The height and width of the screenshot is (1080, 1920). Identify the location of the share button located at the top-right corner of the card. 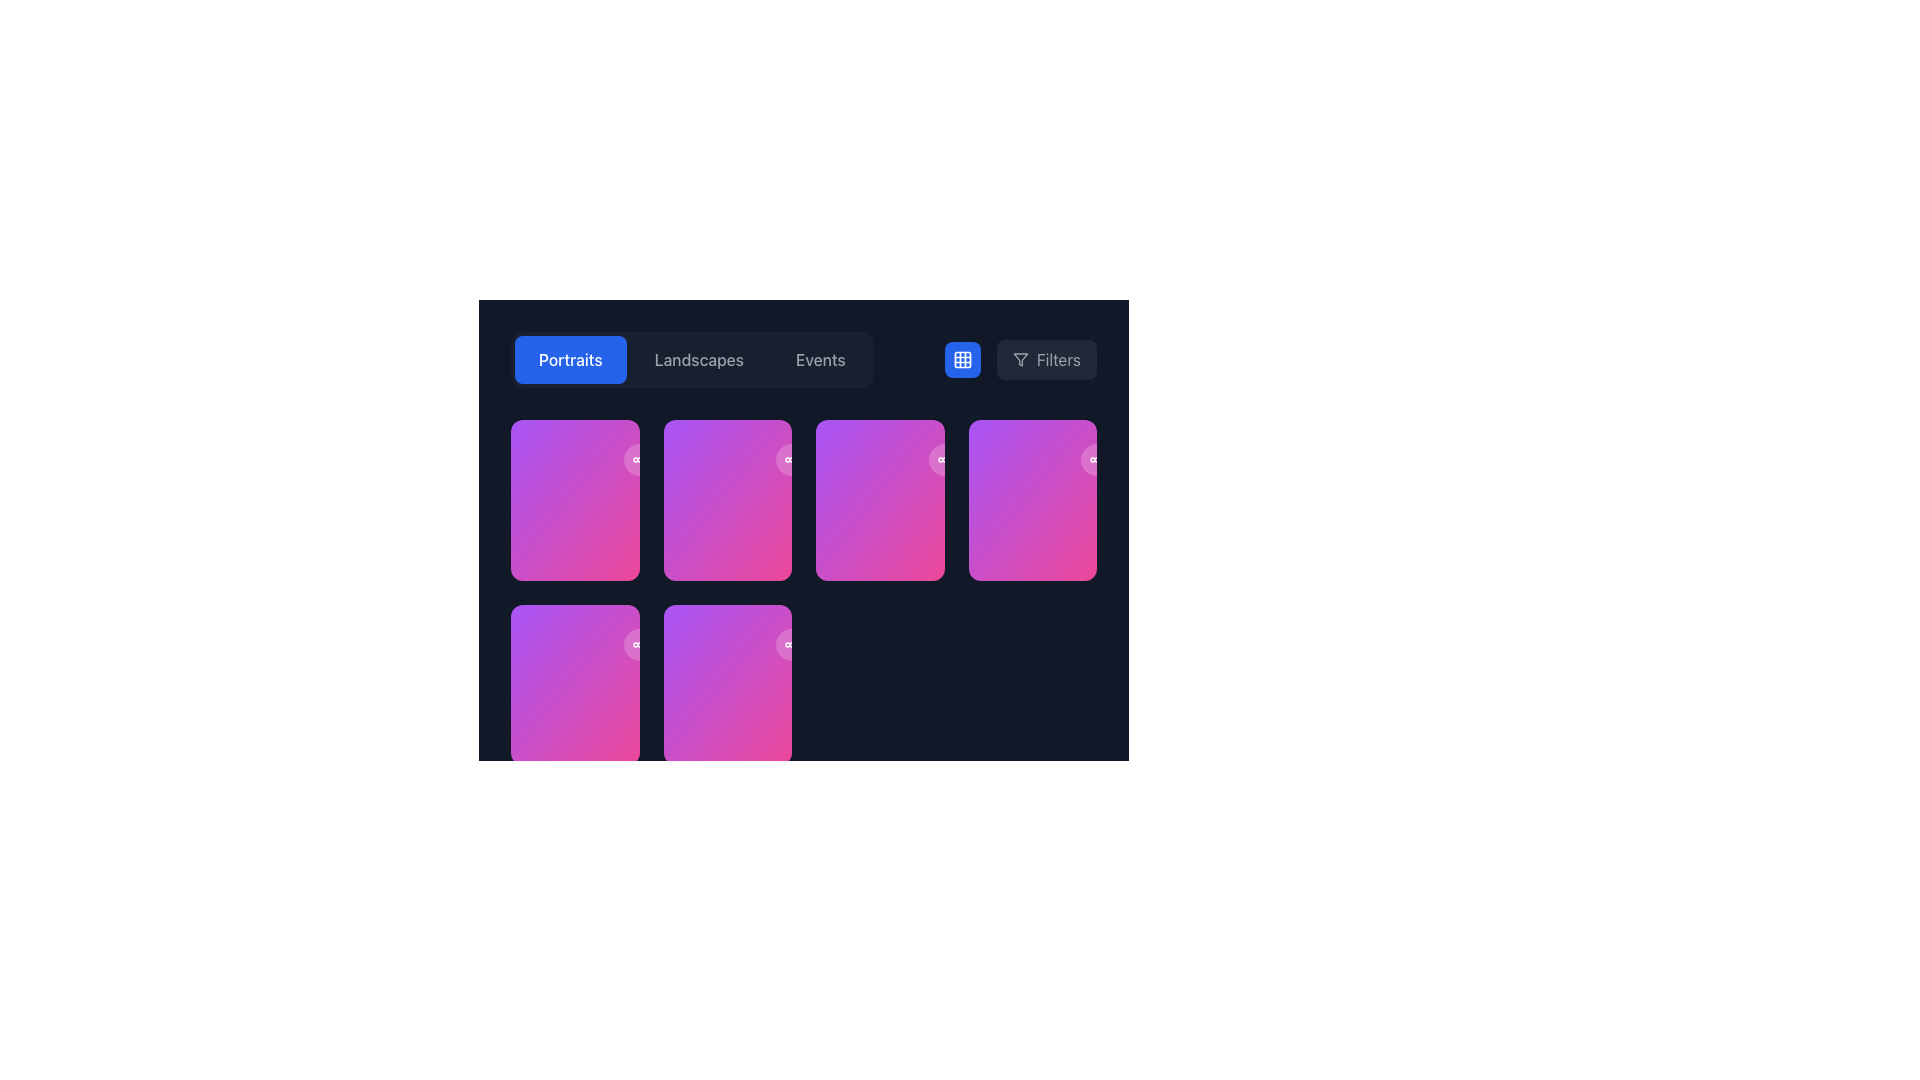
(1096, 459).